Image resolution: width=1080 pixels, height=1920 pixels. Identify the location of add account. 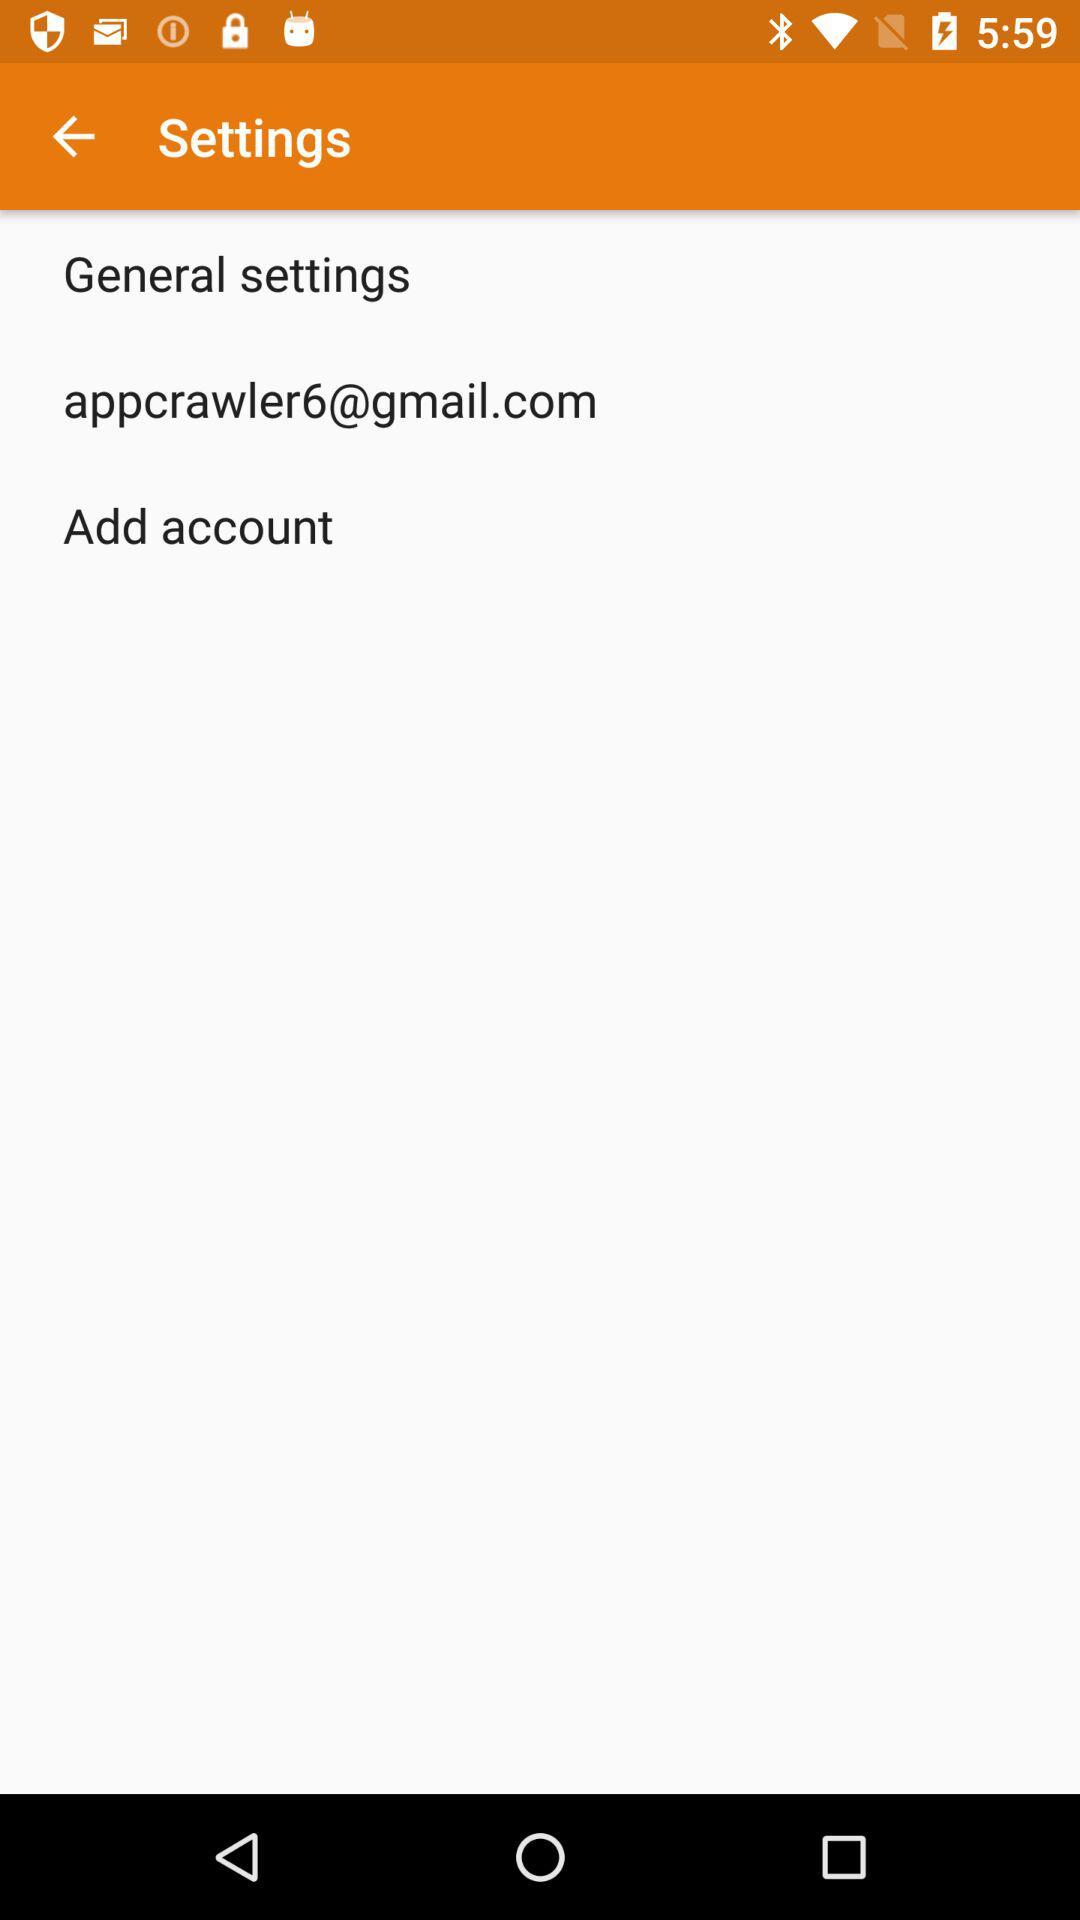
(198, 524).